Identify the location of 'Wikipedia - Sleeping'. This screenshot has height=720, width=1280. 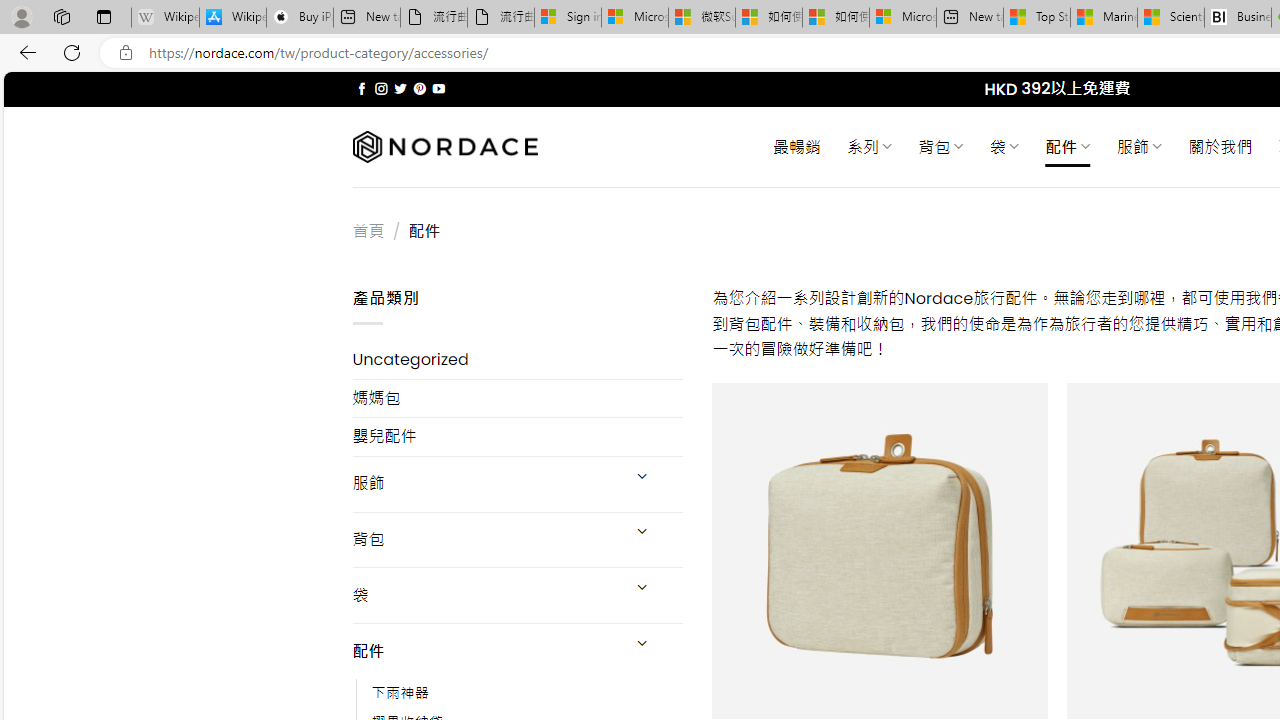
(165, 17).